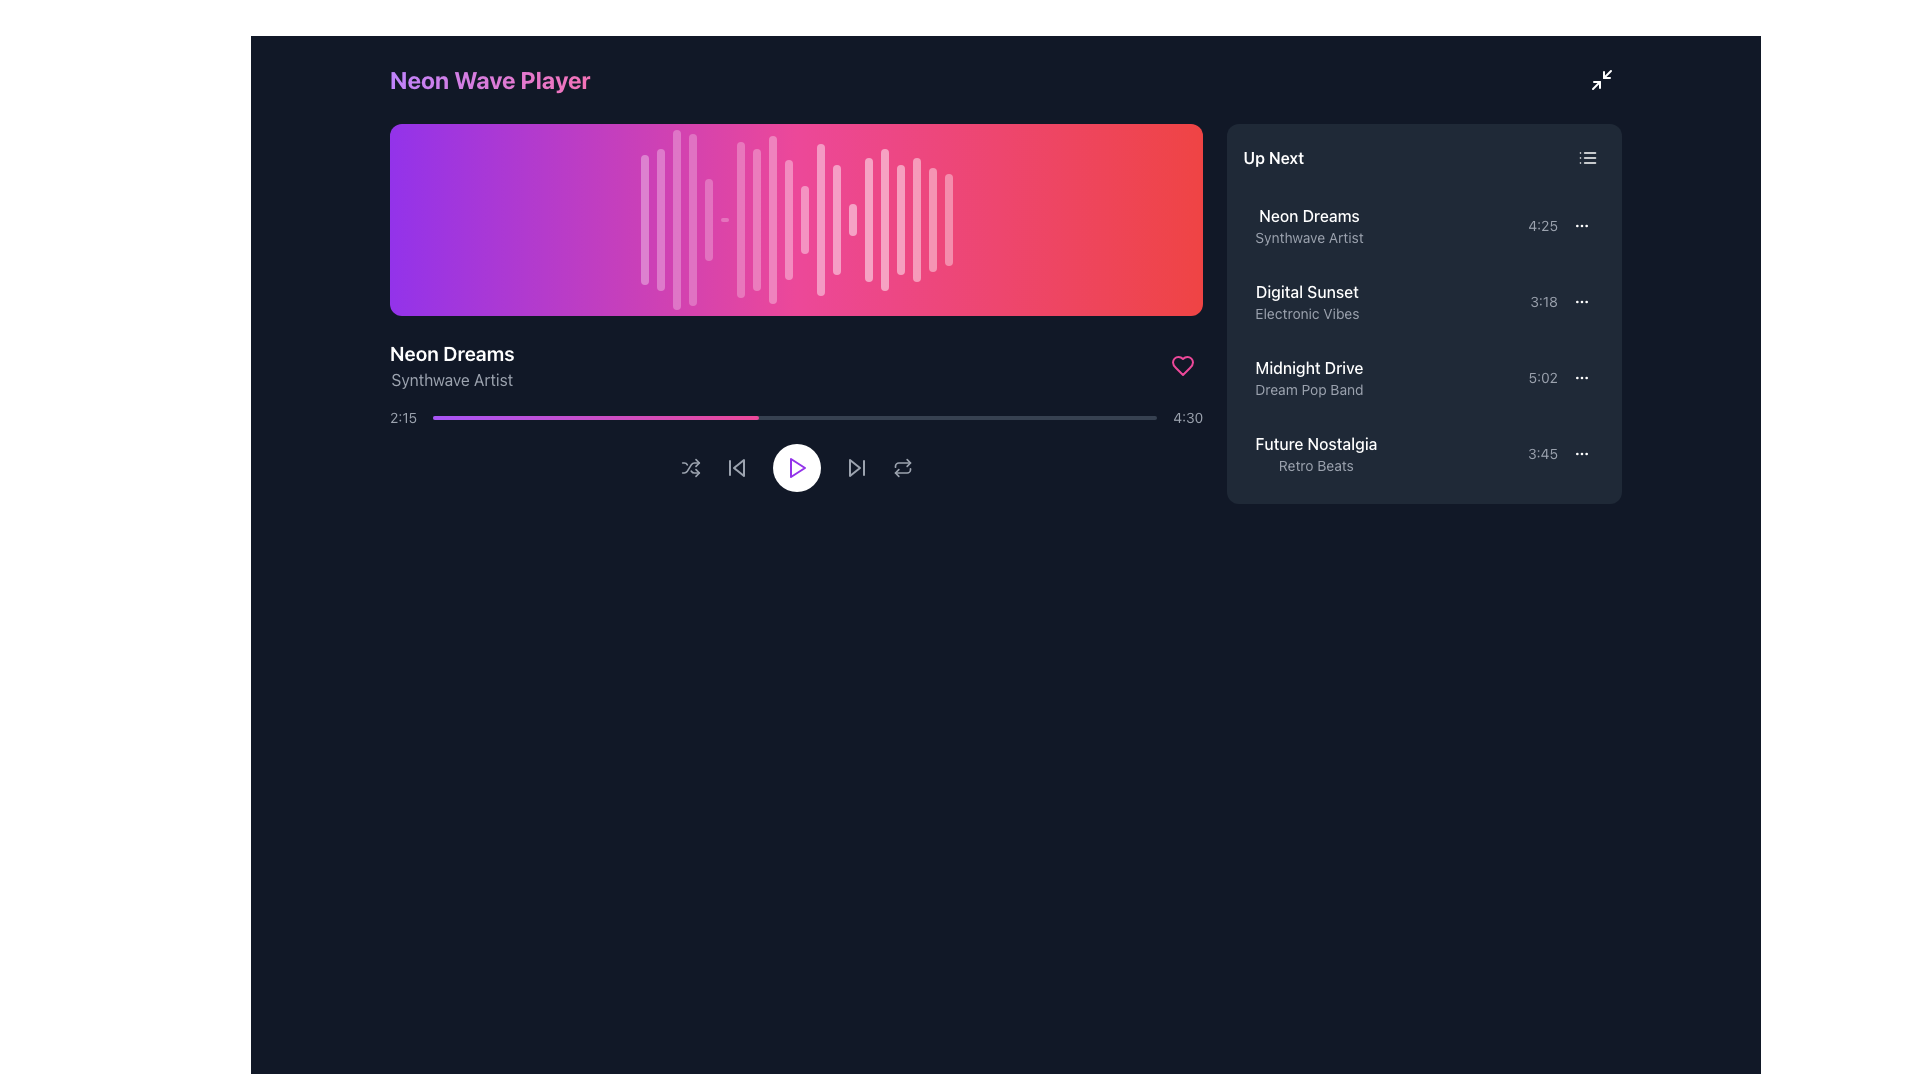 The width and height of the screenshot is (1920, 1080). What do you see at coordinates (1423, 225) in the screenshot?
I see `the first list item representing a song in the 'Up Next' section` at bounding box center [1423, 225].